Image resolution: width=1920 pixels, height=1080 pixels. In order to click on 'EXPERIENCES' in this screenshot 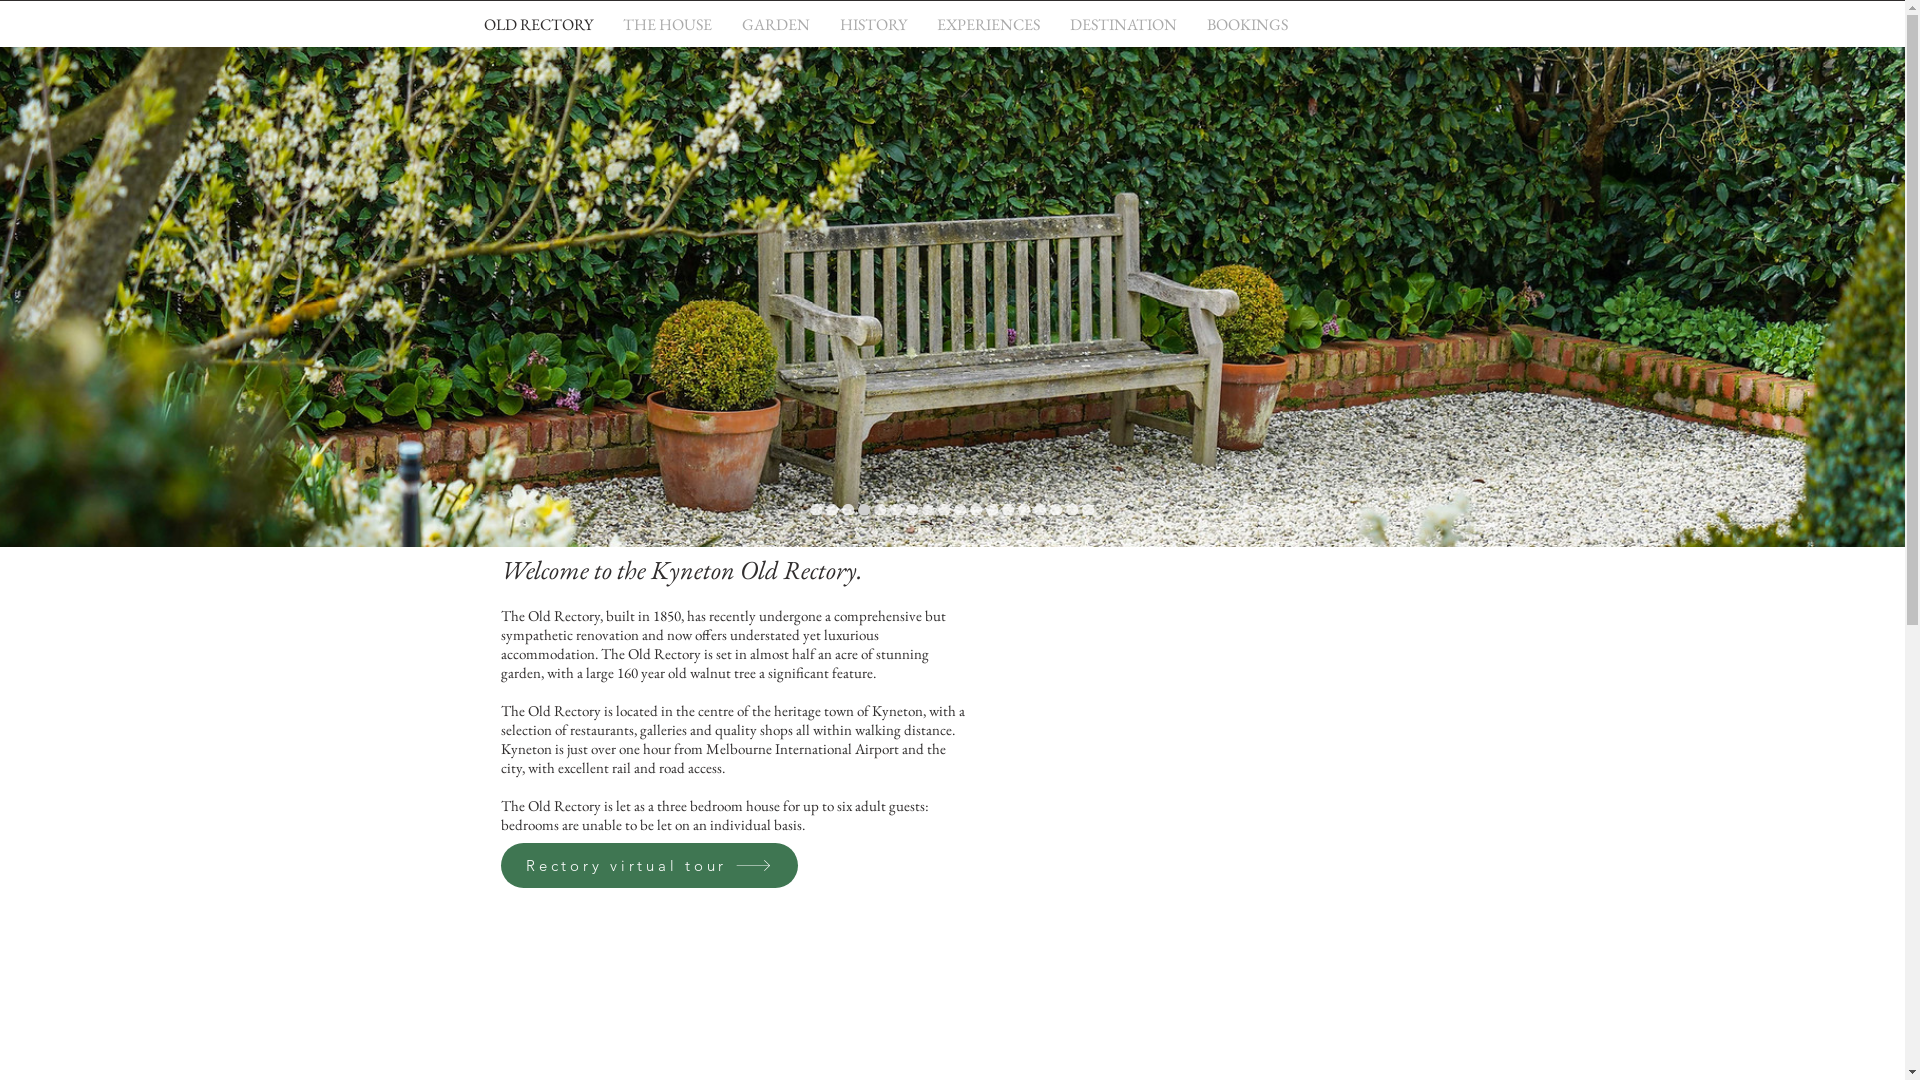, I will do `click(920, 24)`.